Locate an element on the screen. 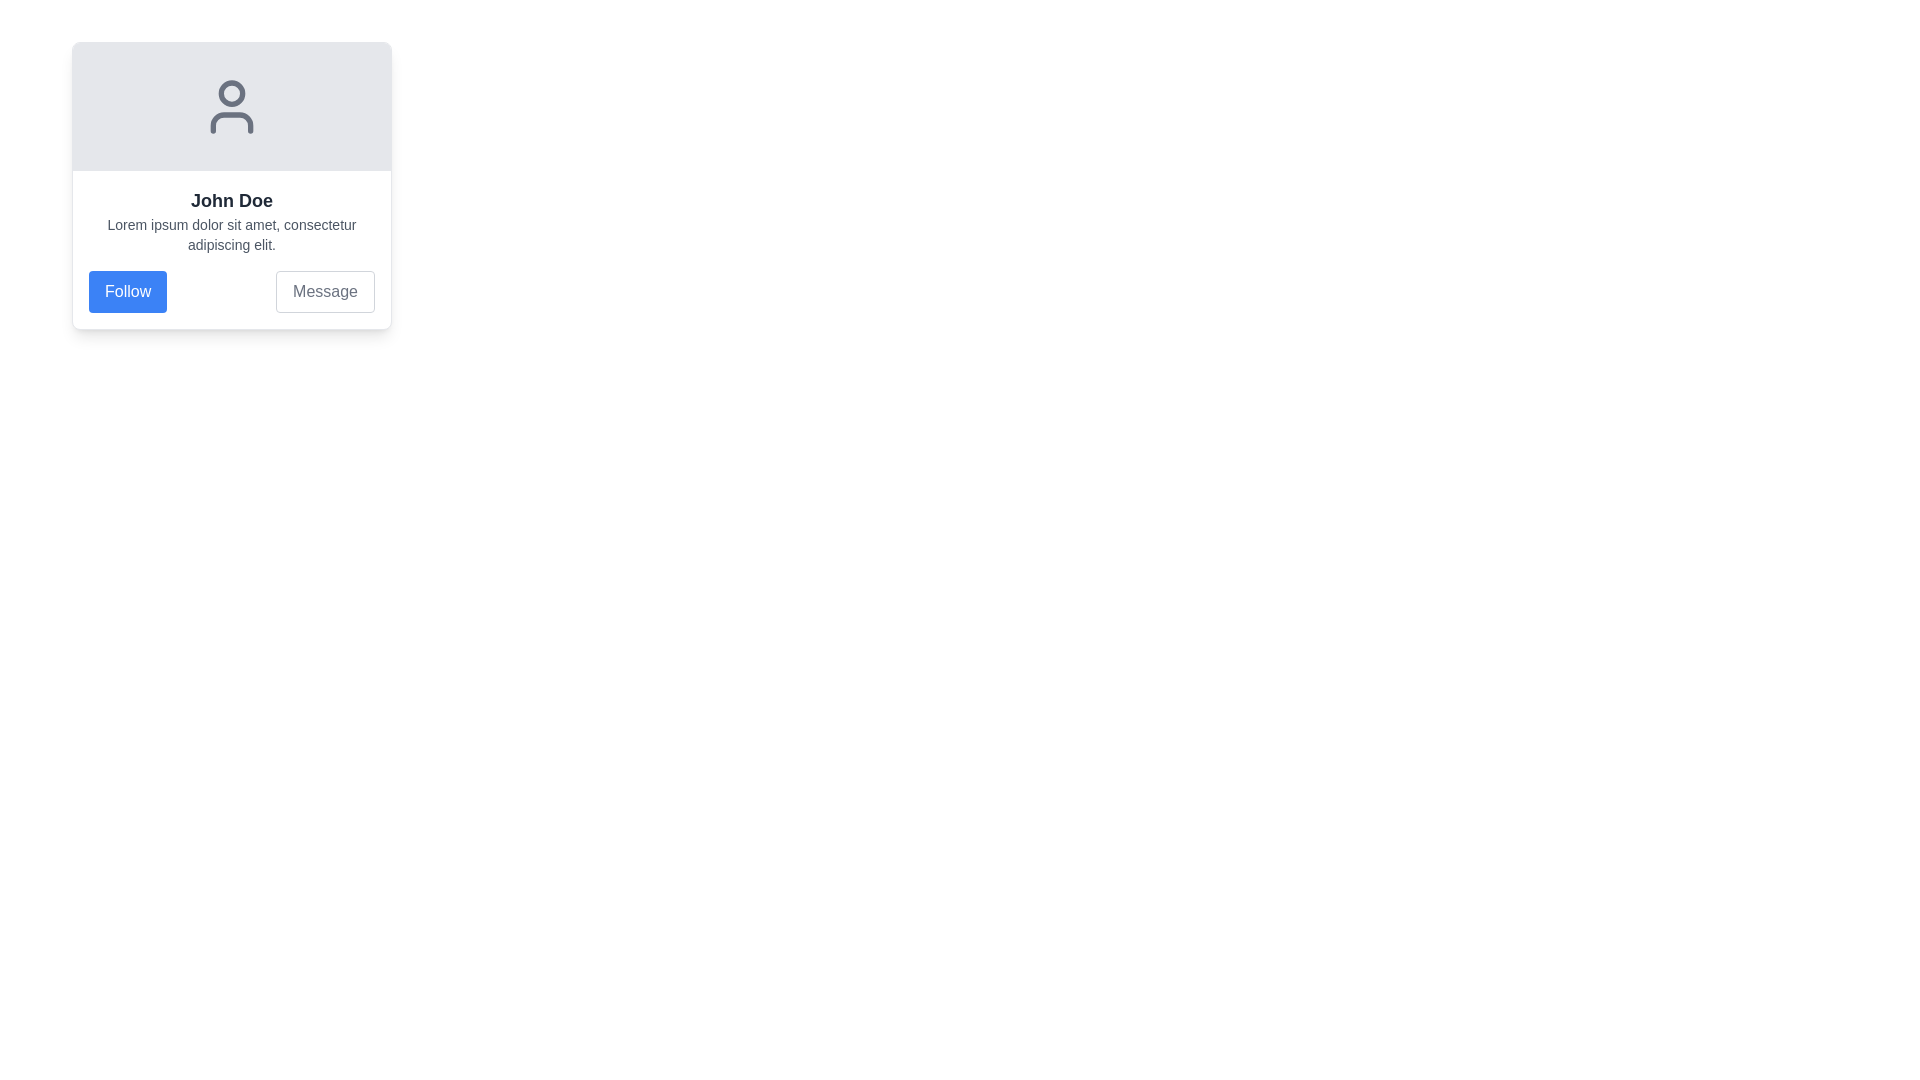 This screenshot has width=1920, height=1080. the text block providing additional descriptive information about 'John Doe', which is positioned below the 'John Doe' text and above the 'Follow' and 'Message' buttons is located at coordinates (231, 234).